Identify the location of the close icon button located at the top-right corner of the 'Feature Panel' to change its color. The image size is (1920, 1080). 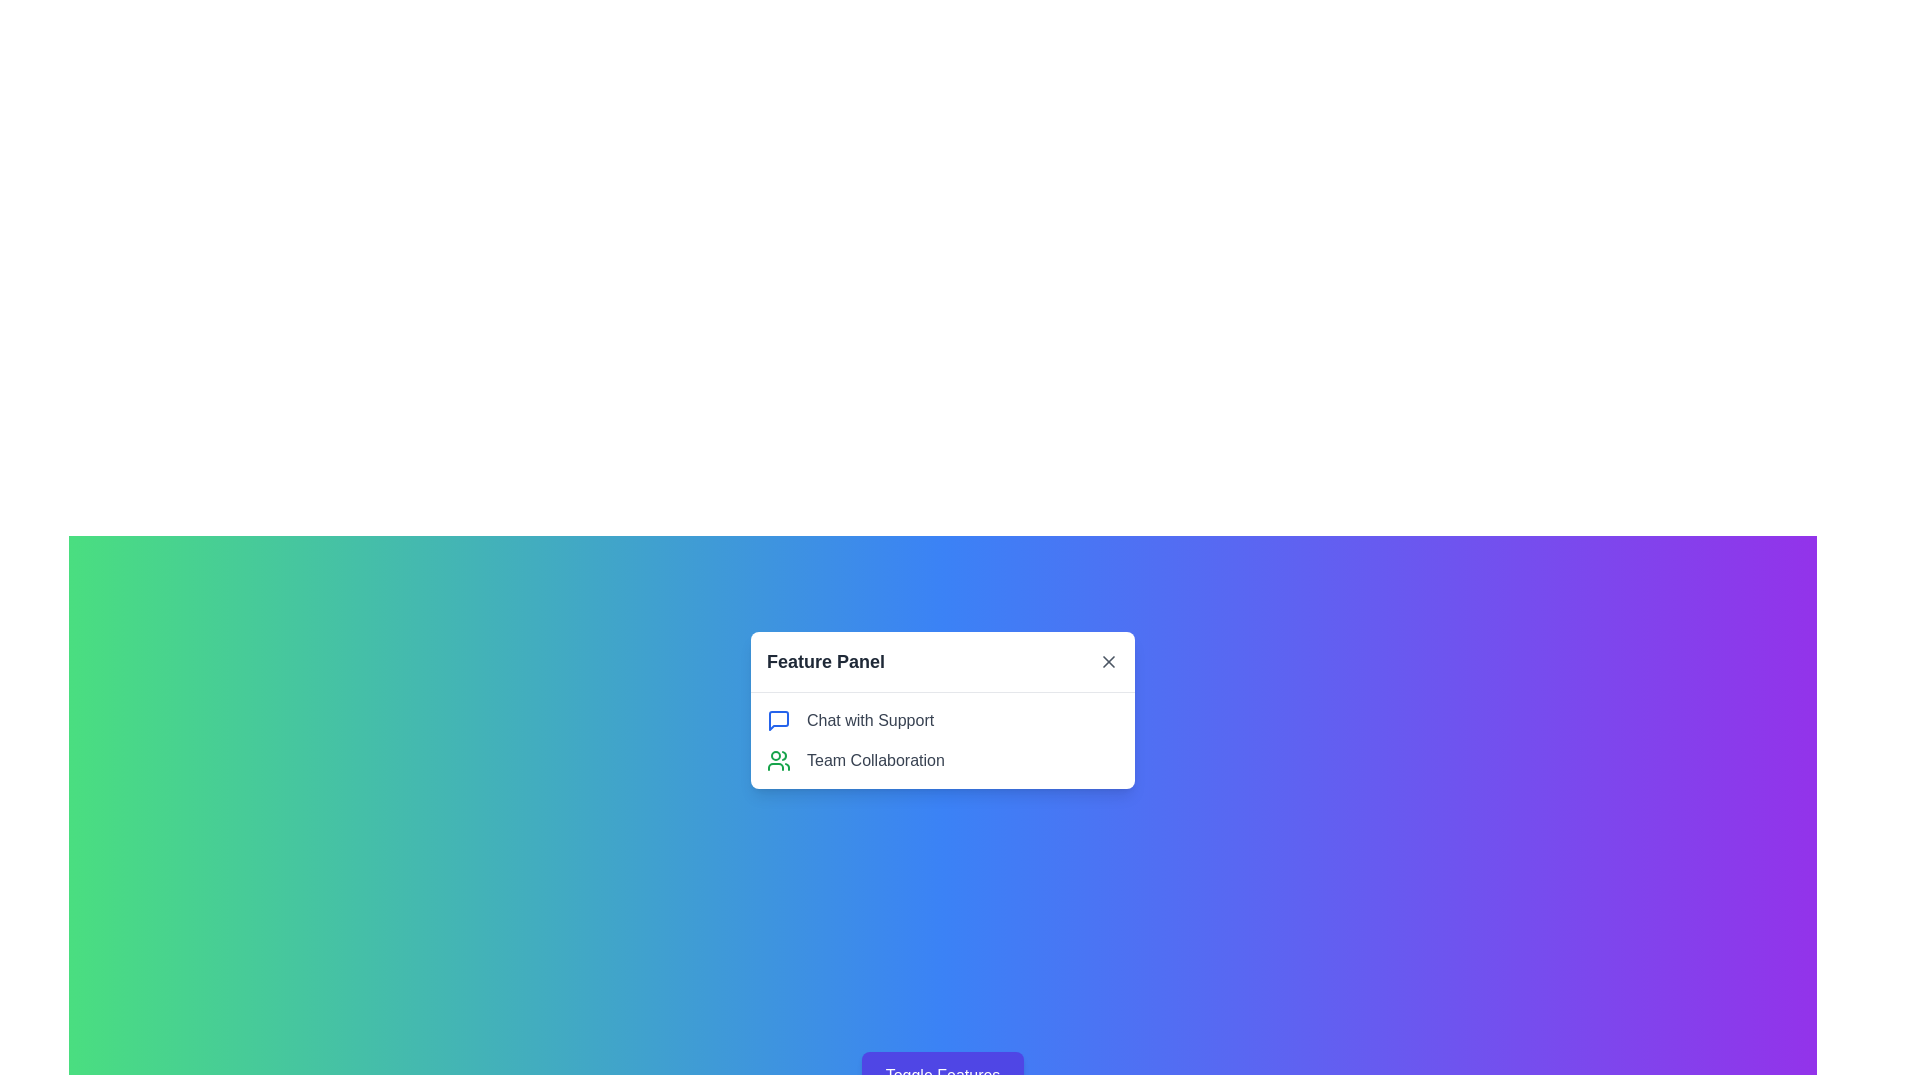
(1107, 662).